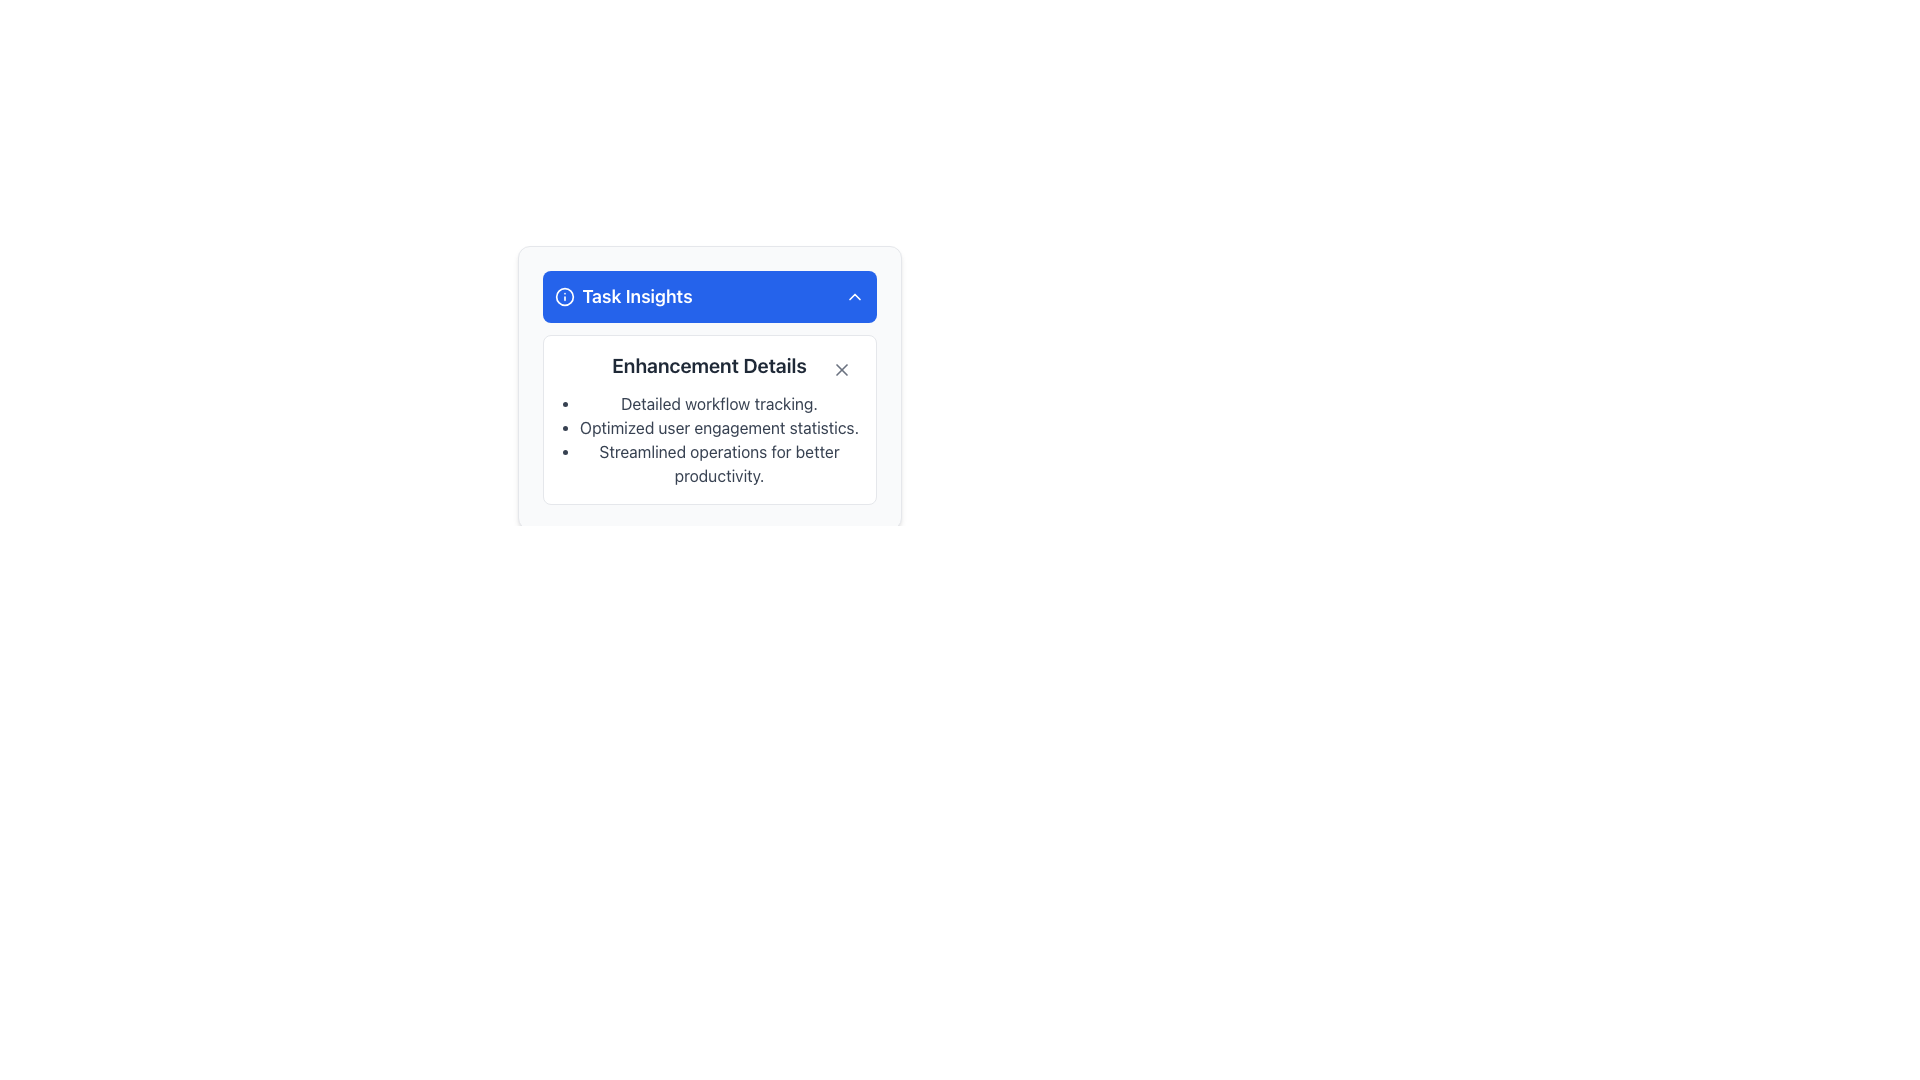 This screenshot has height=1080, width=1920. I want to click on the bullet points of the informational display located below the blue header in the 'Task Insights' section, so click(709, 419).